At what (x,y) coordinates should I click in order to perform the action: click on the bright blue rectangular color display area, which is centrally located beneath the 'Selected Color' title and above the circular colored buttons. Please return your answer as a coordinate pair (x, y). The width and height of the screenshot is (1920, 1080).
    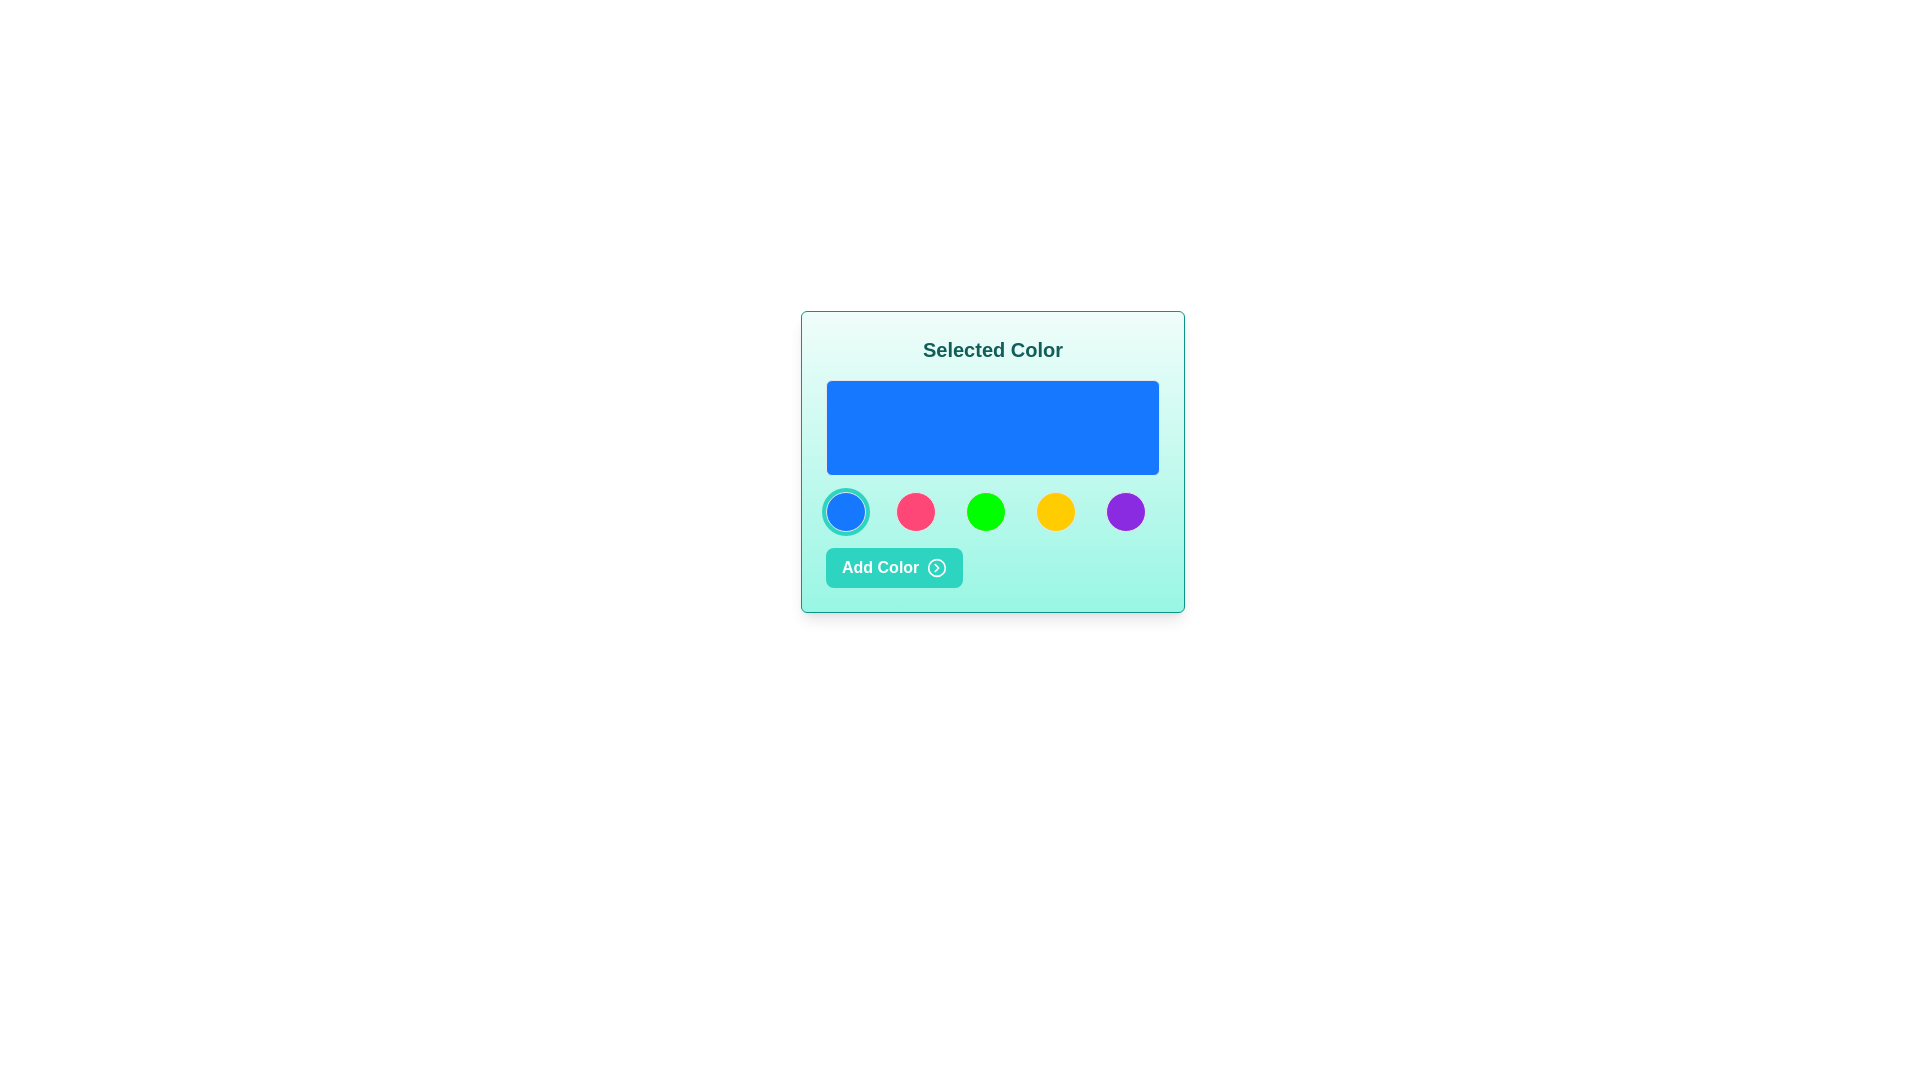
    Looking at the image, I should click on (993, 427).